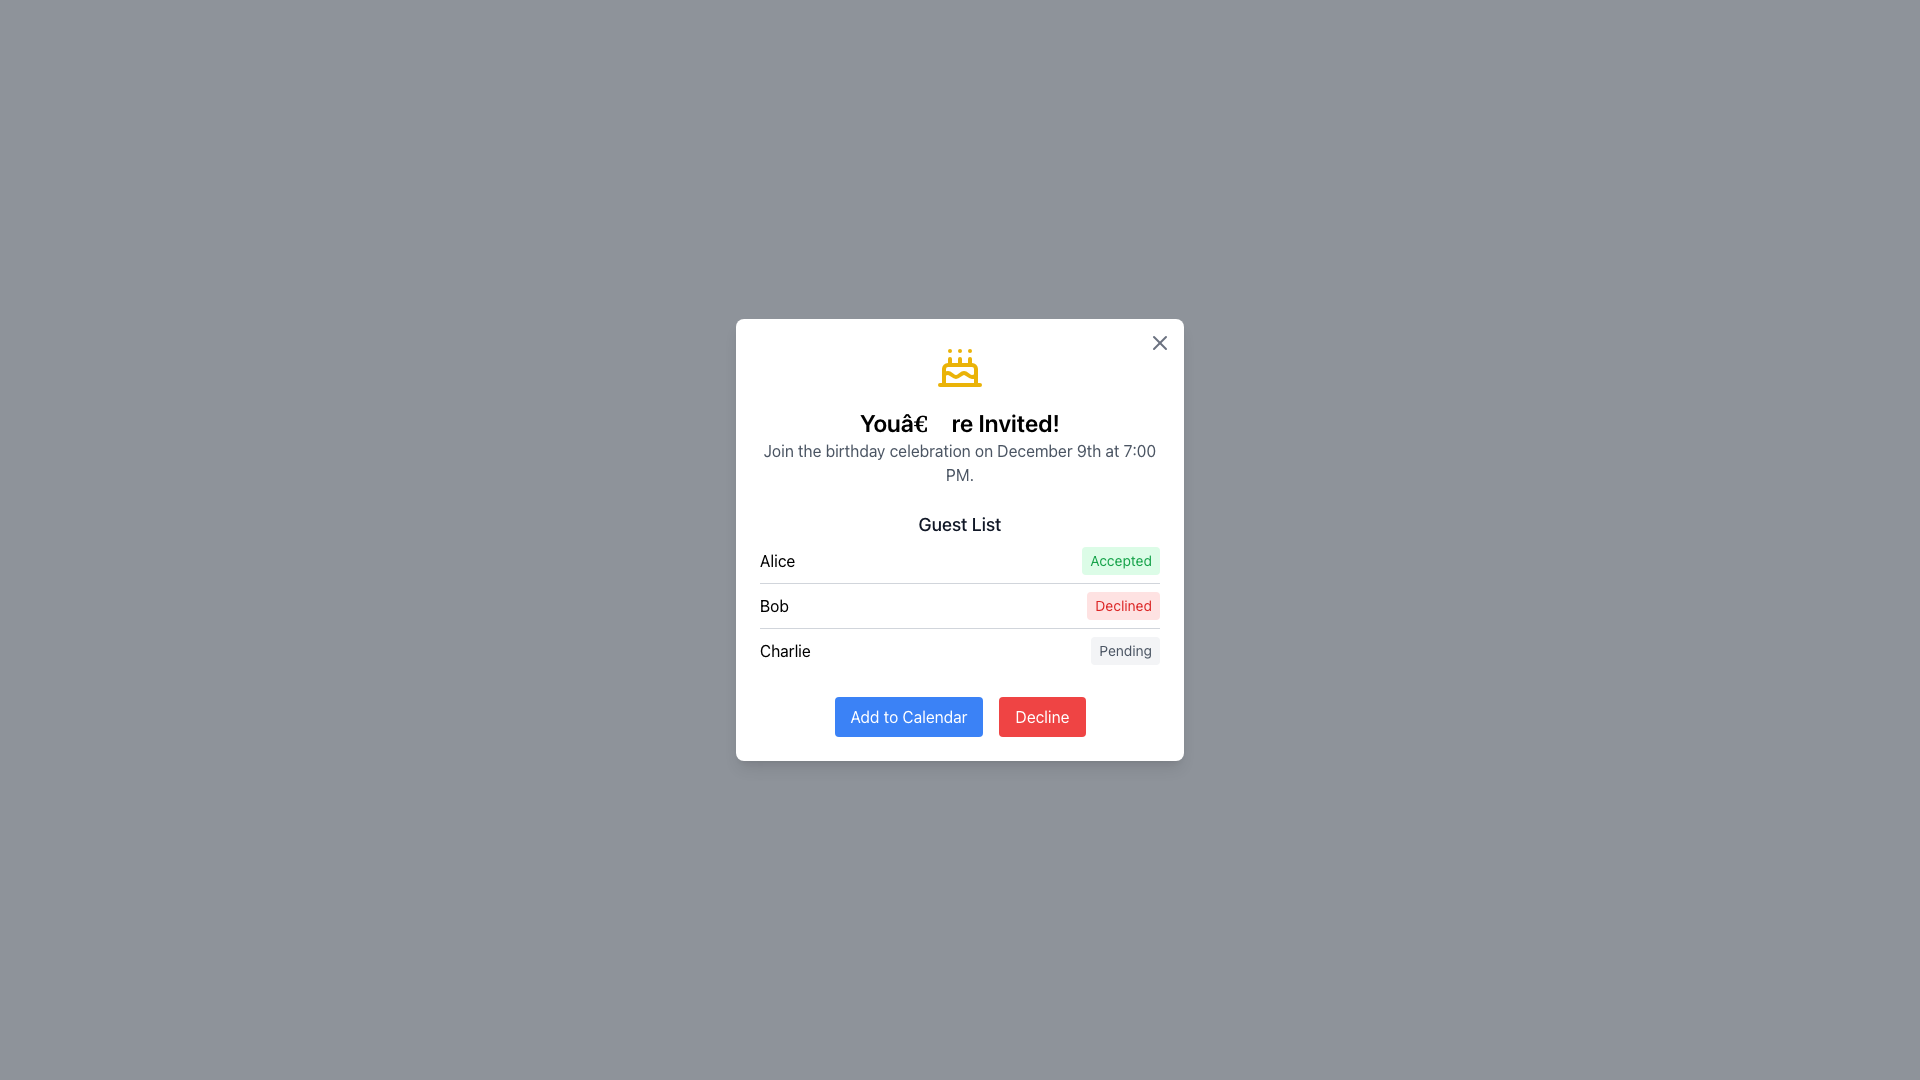 The image size is (1920, 1080). I want to click on the 'Decline' button located in the button group at the bottom of the modal dialog, which has a red background and white text, so click(960, 716).